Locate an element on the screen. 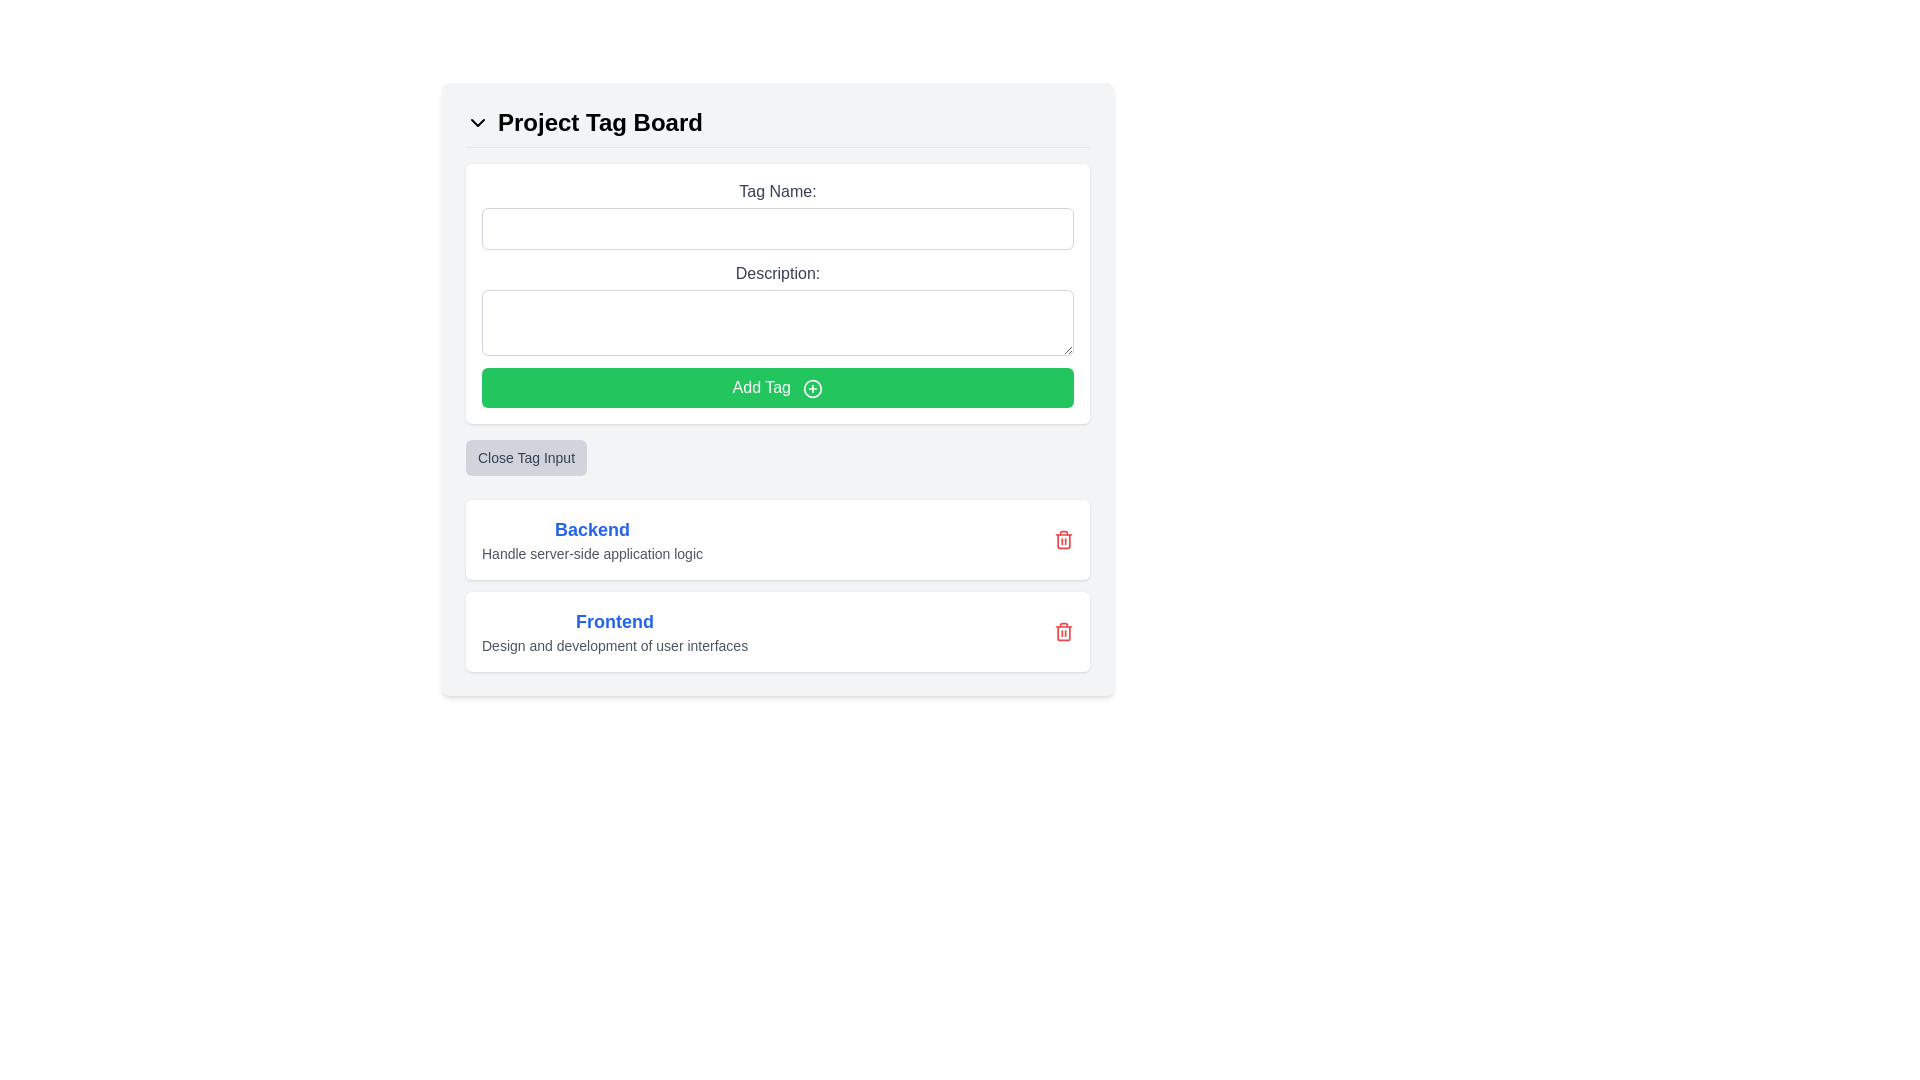 This screenshot has height=1080, width=1920. the 'Backend' Text Label is located at coordinates (591, 540).